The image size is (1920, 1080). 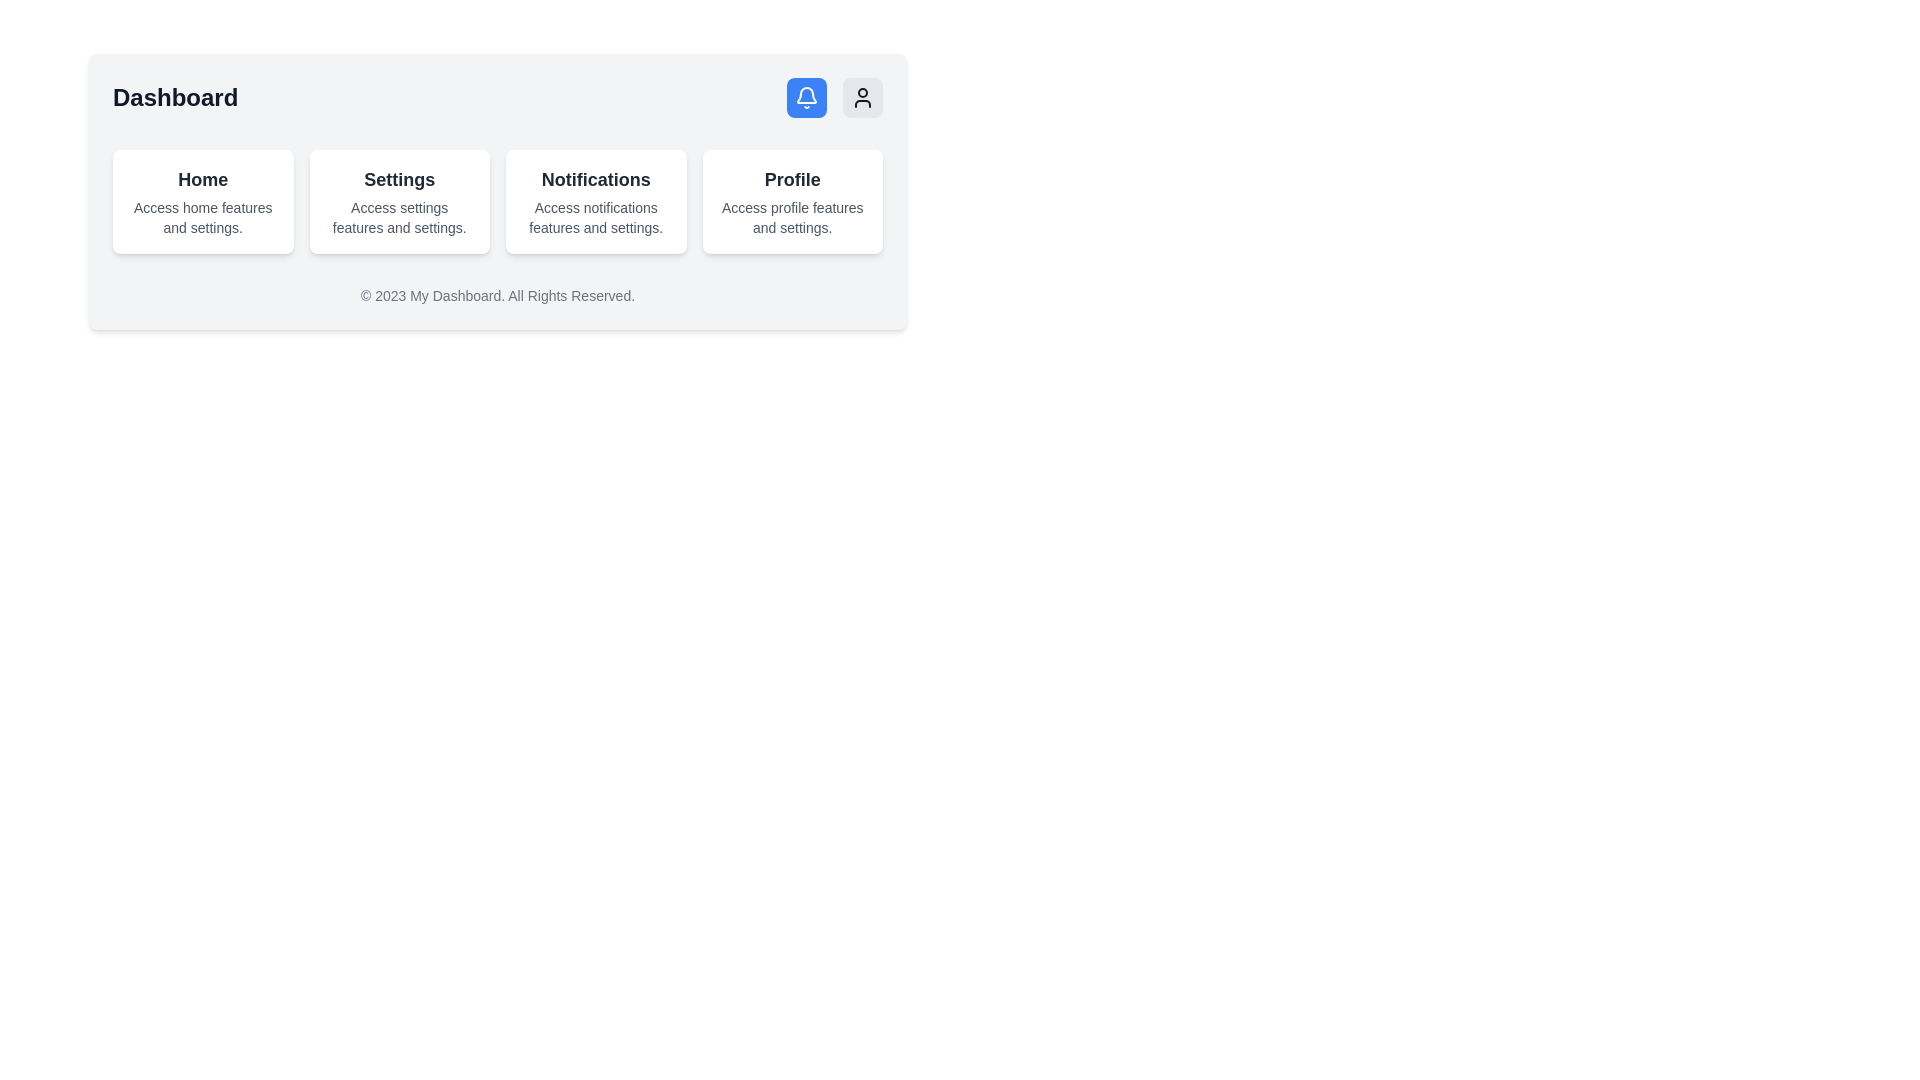 I want to click on the 'Profile' card located in the top-right corner of the grid layout, so click(x=791, y=201).